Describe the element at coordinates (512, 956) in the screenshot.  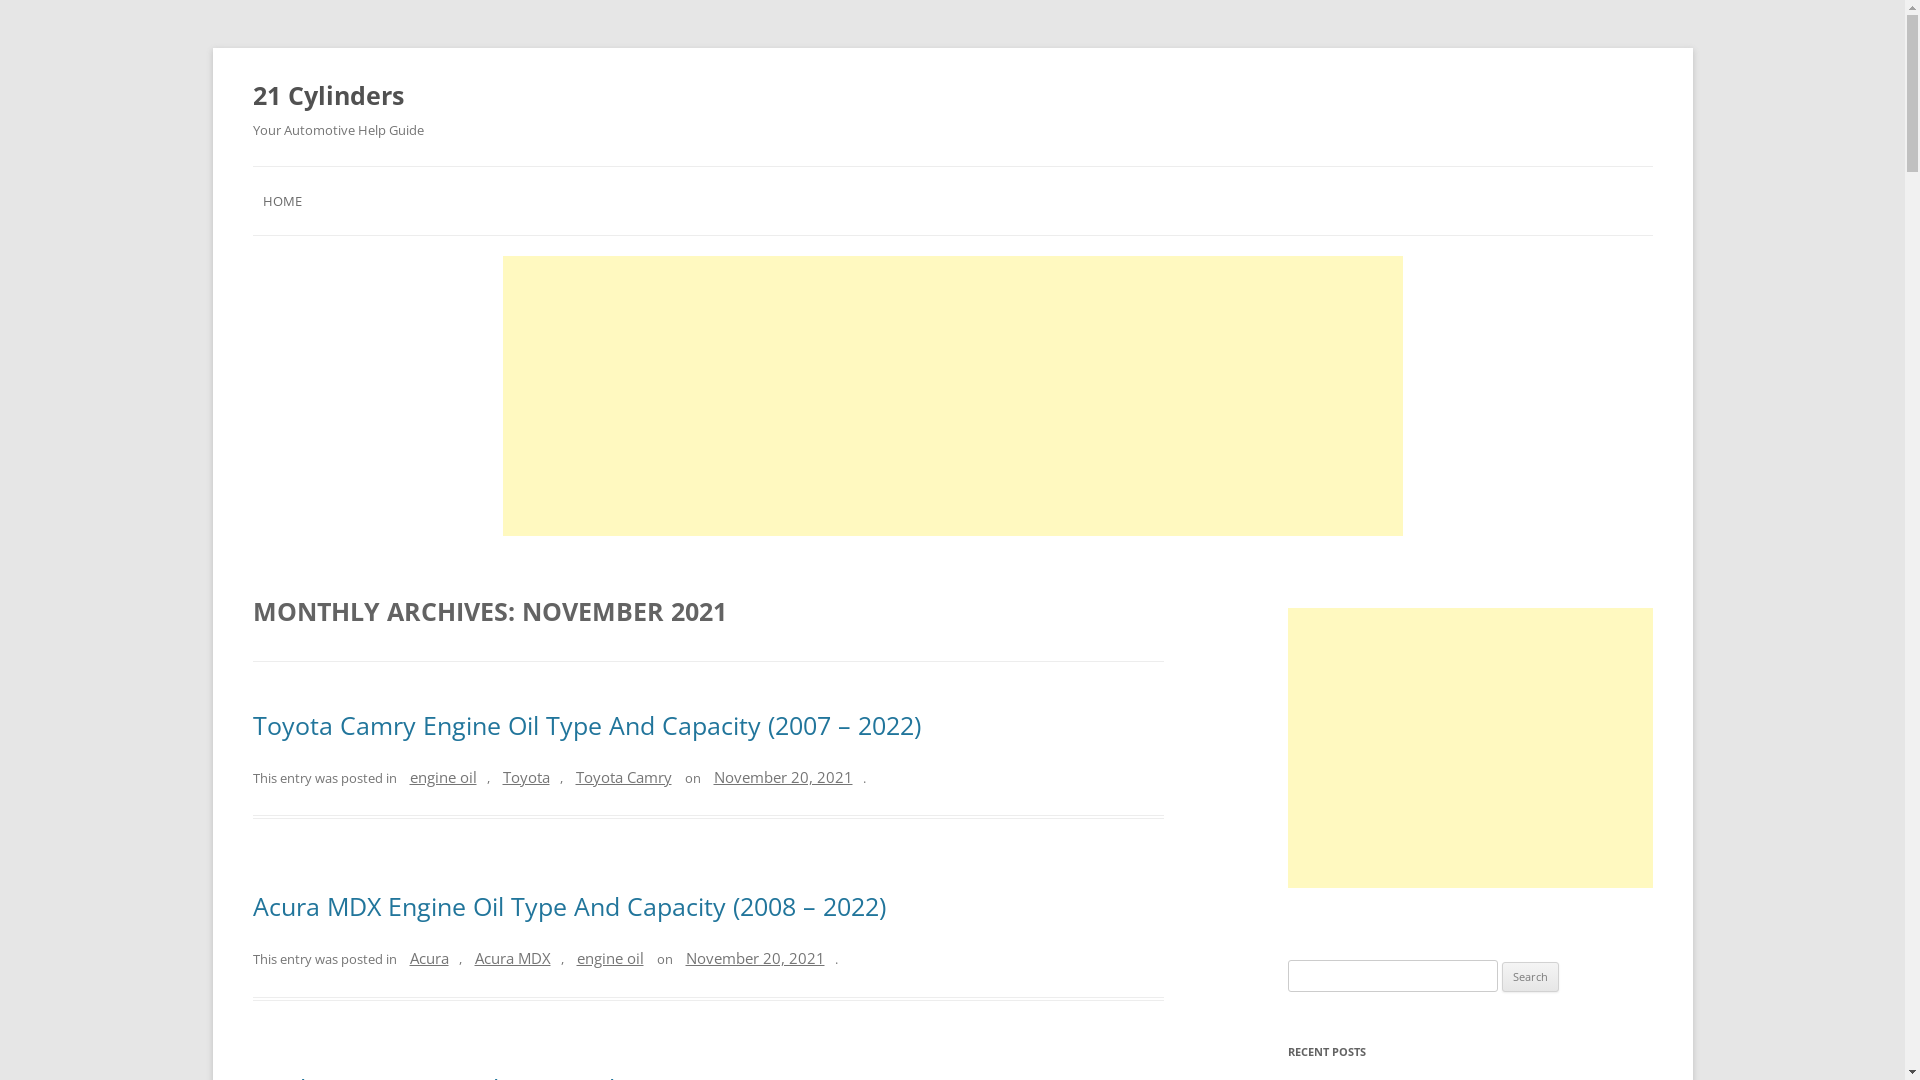
I see `'Acura MDX'` at that location.